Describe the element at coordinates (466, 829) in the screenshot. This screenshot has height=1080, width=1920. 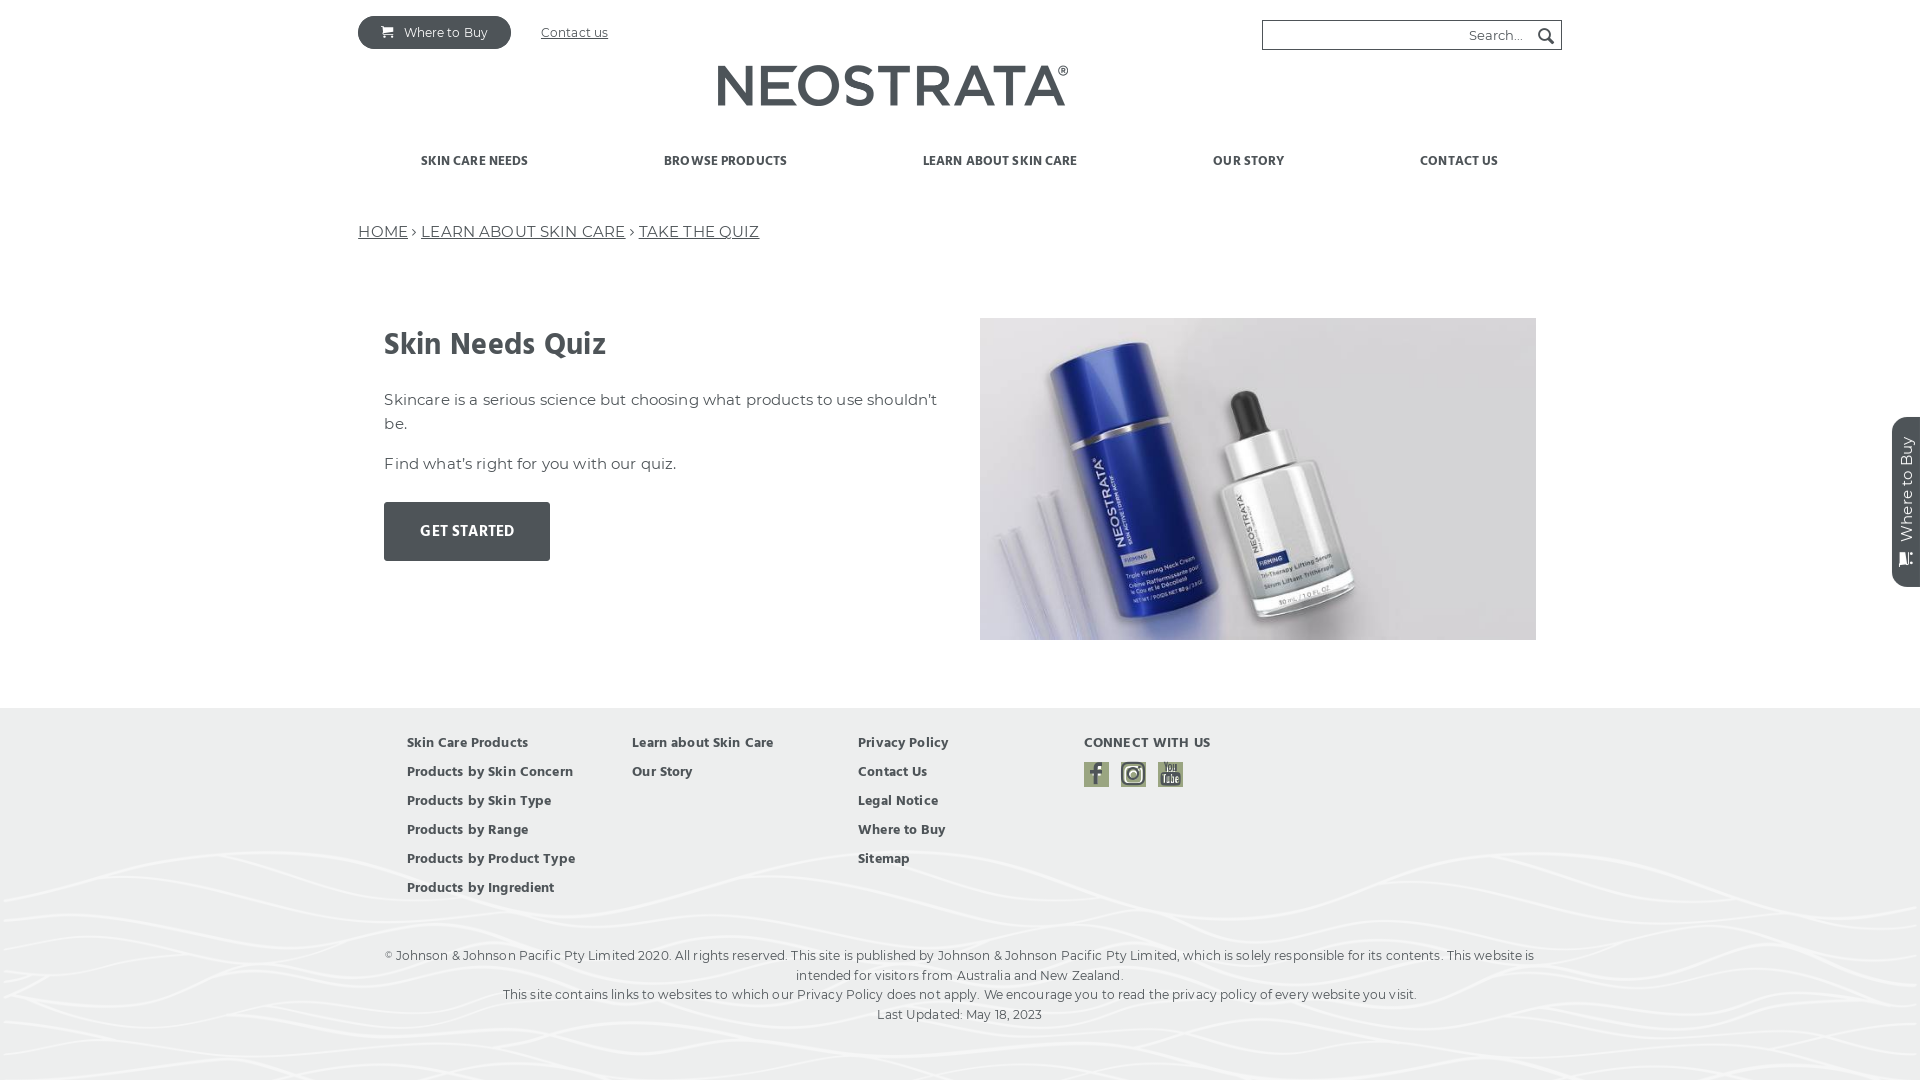
I see `'Products by Range'` at that location.